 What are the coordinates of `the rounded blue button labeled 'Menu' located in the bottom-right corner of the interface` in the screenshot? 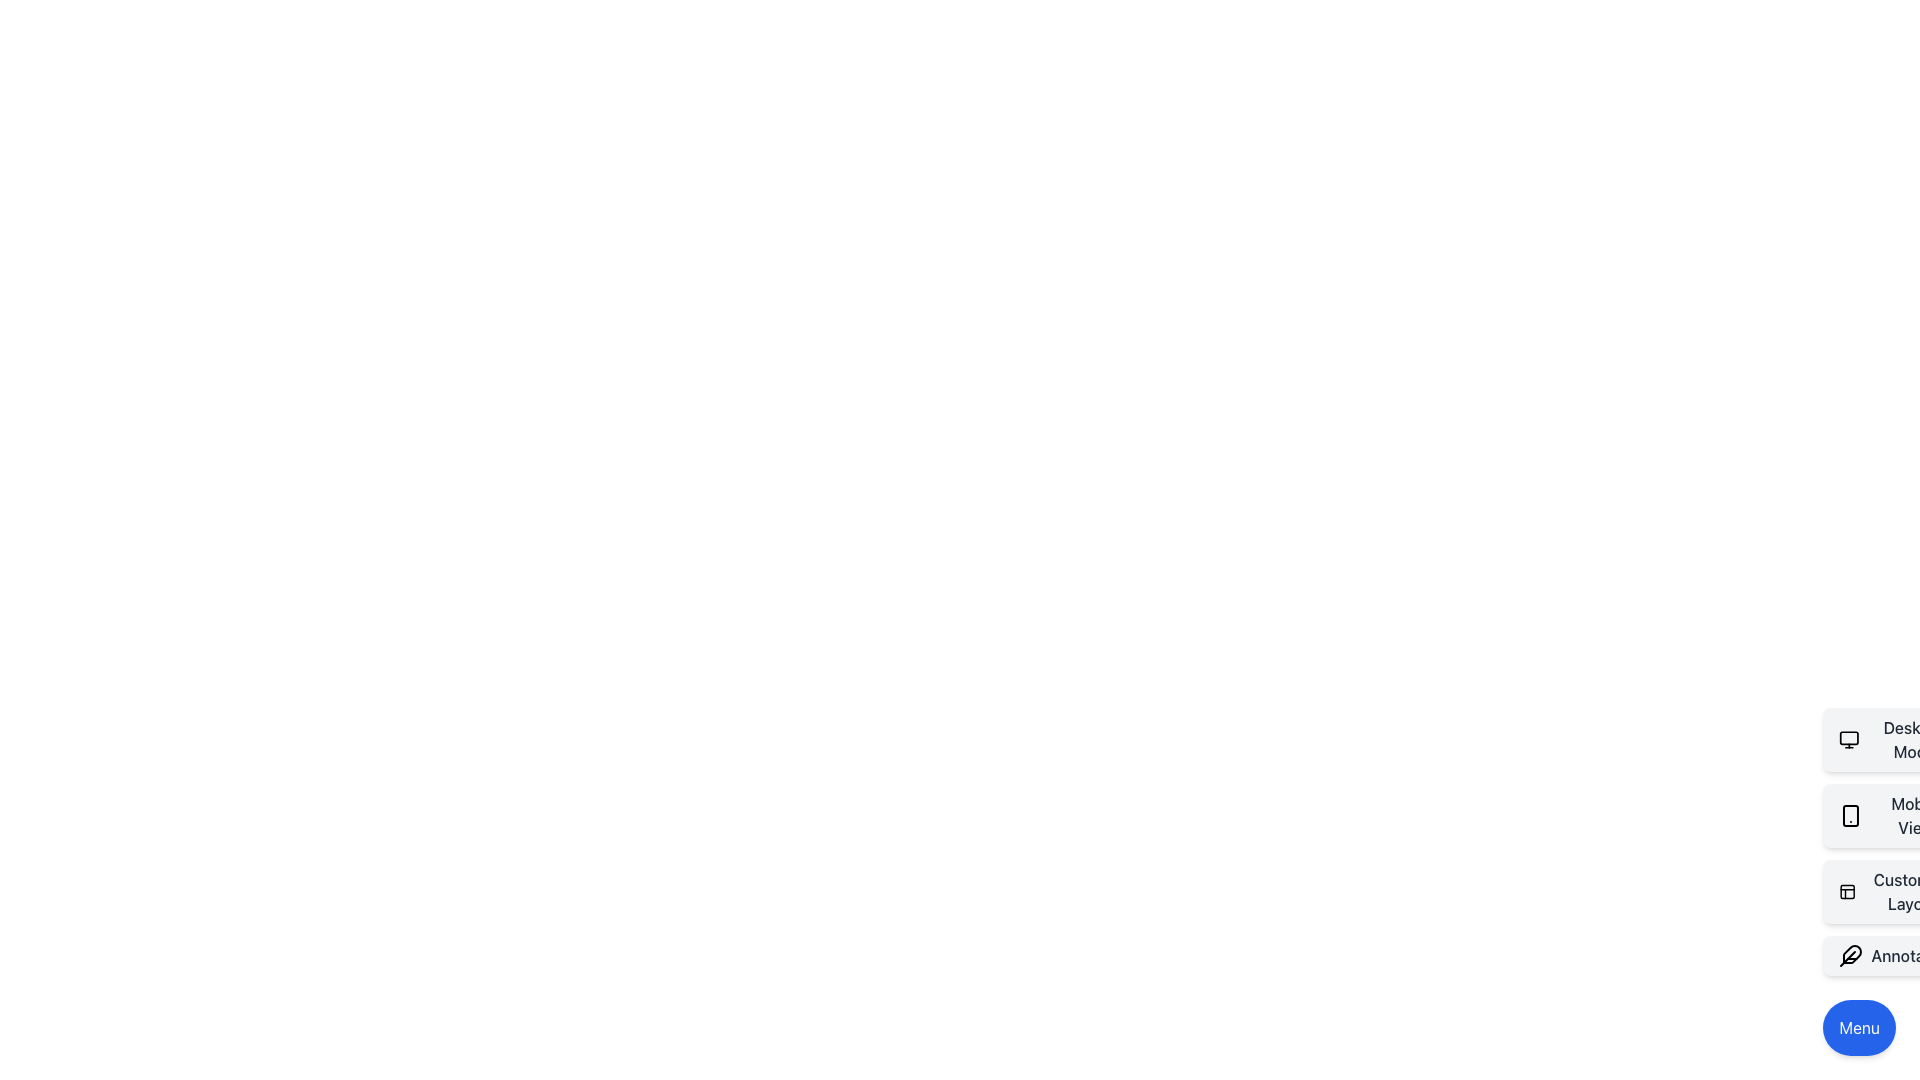 It's located at (1858, 1028).